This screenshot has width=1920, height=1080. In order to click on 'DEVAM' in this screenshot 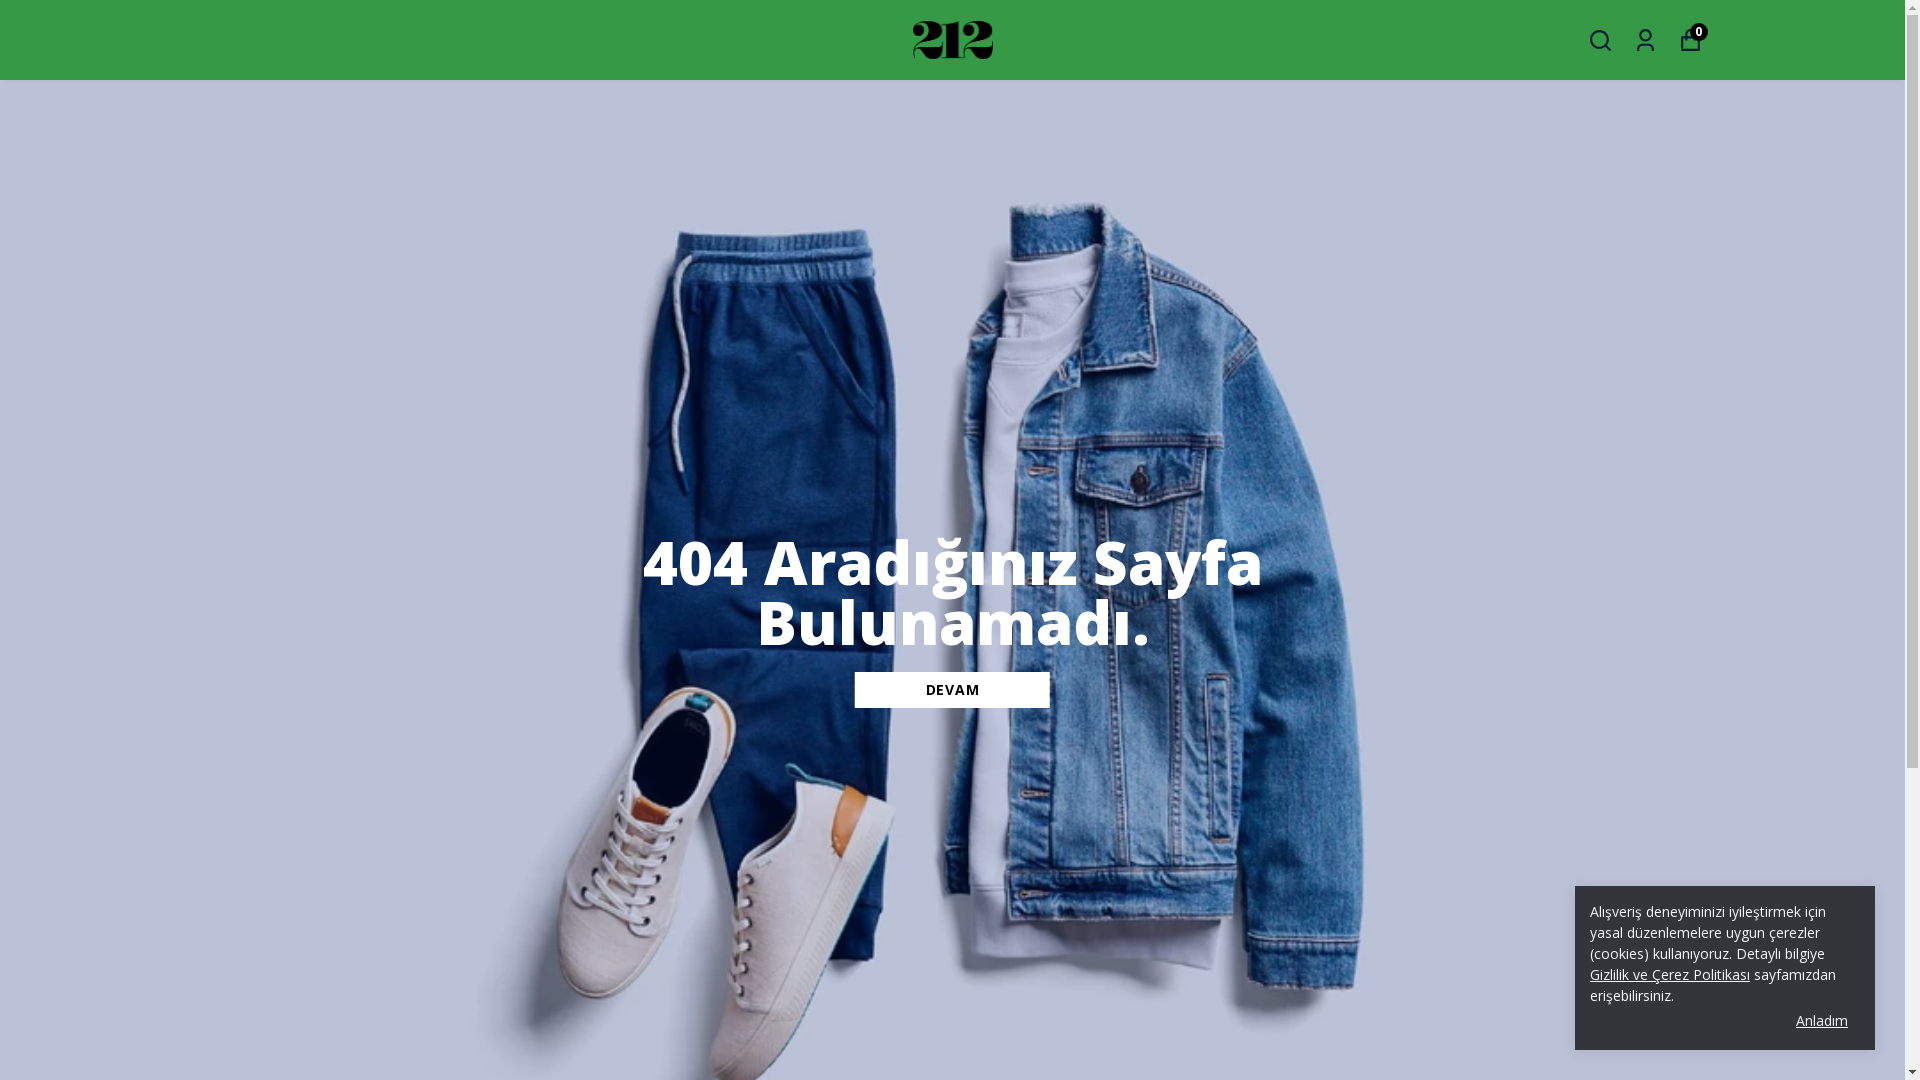, I will do `click(951, 689)`.